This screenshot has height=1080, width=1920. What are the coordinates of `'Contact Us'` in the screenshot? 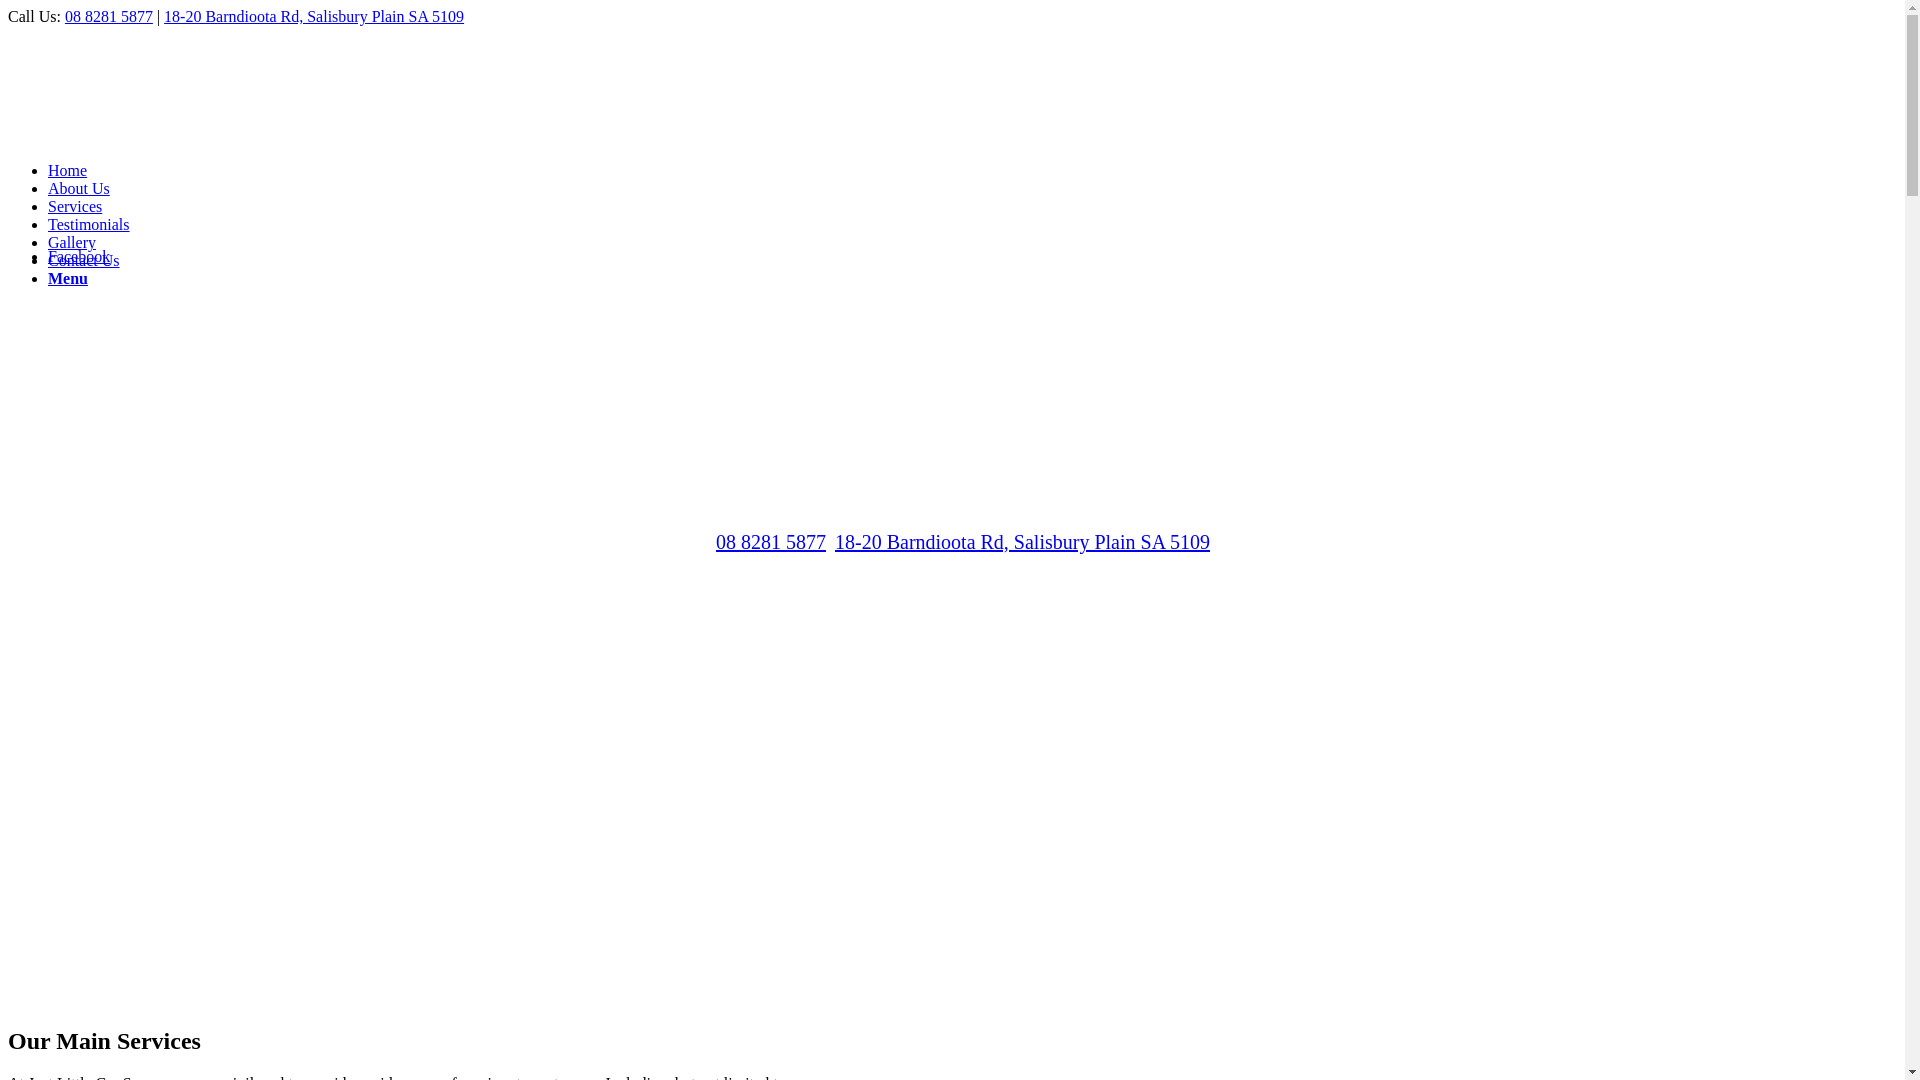 It's located at (82, 259).